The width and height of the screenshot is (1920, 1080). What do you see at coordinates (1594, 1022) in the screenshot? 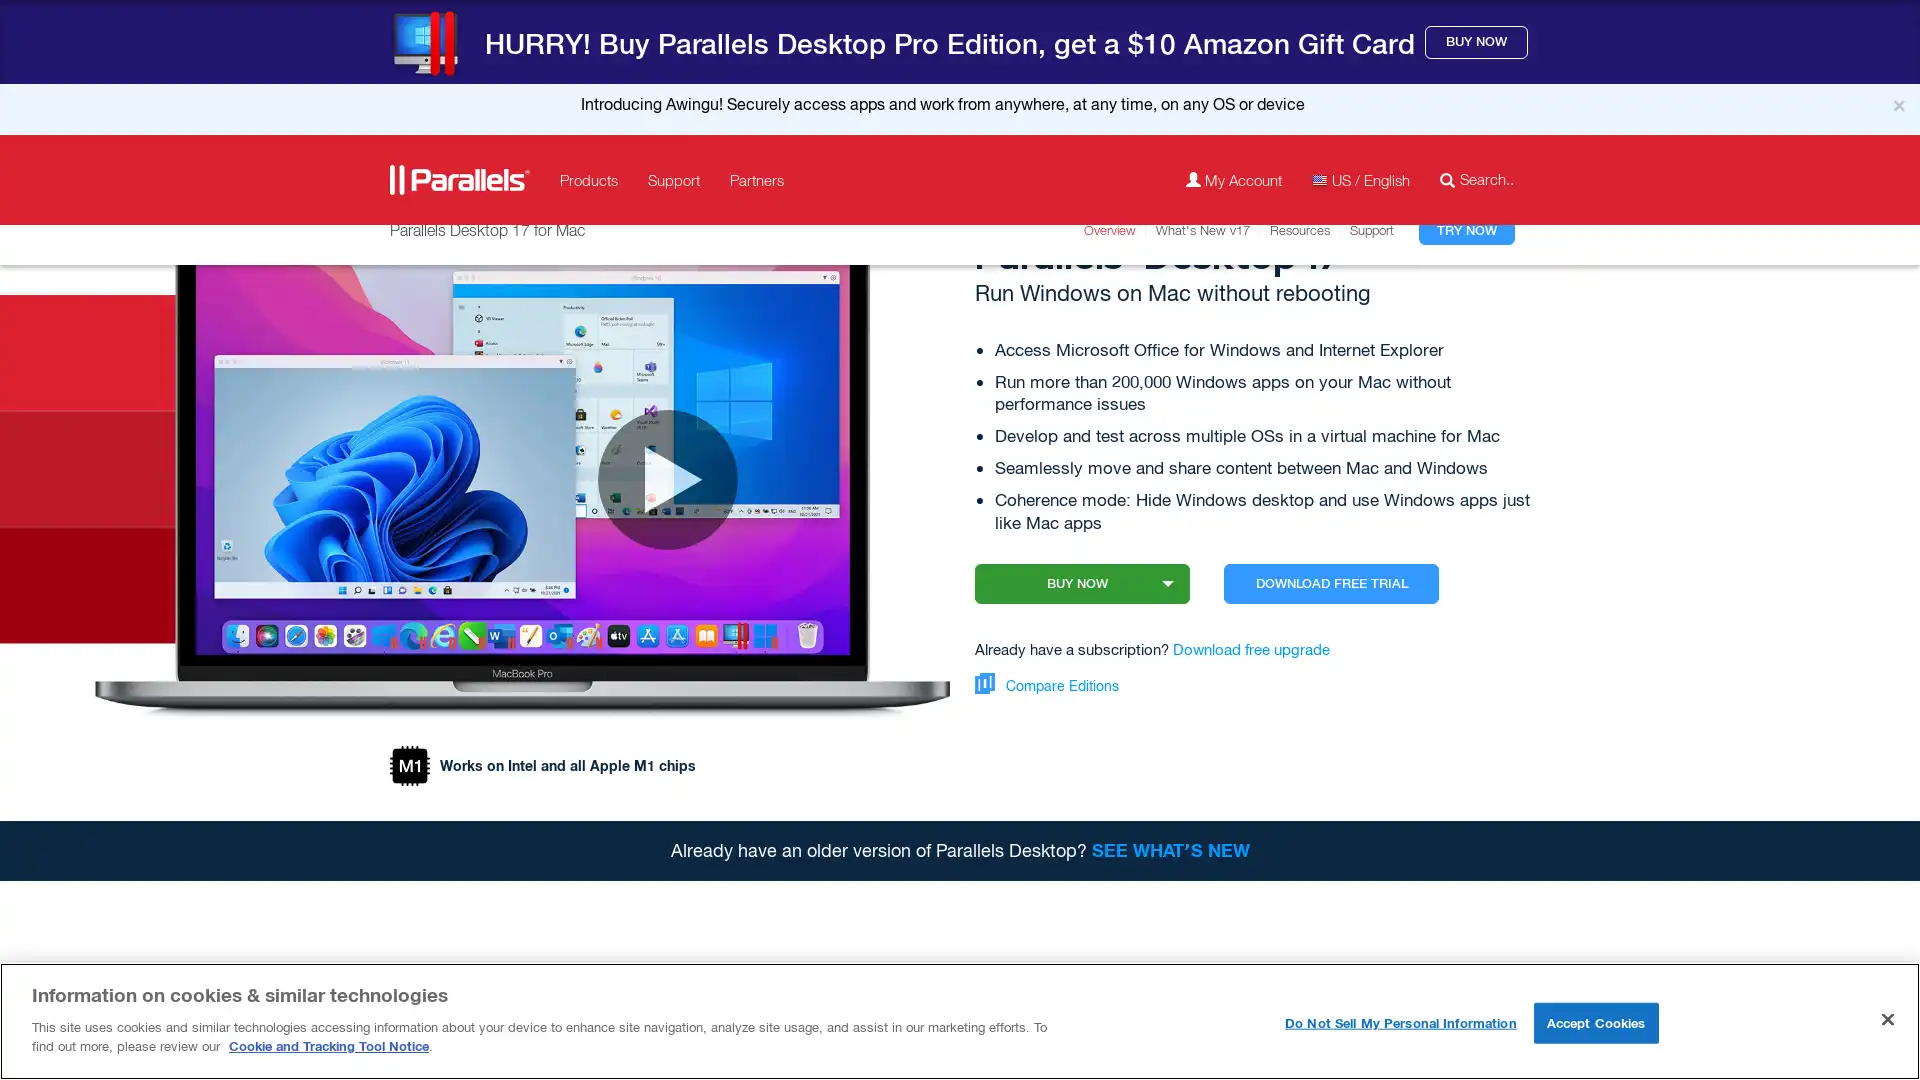
I see `Accept Cookies` at bounding box center [1594, 1022].